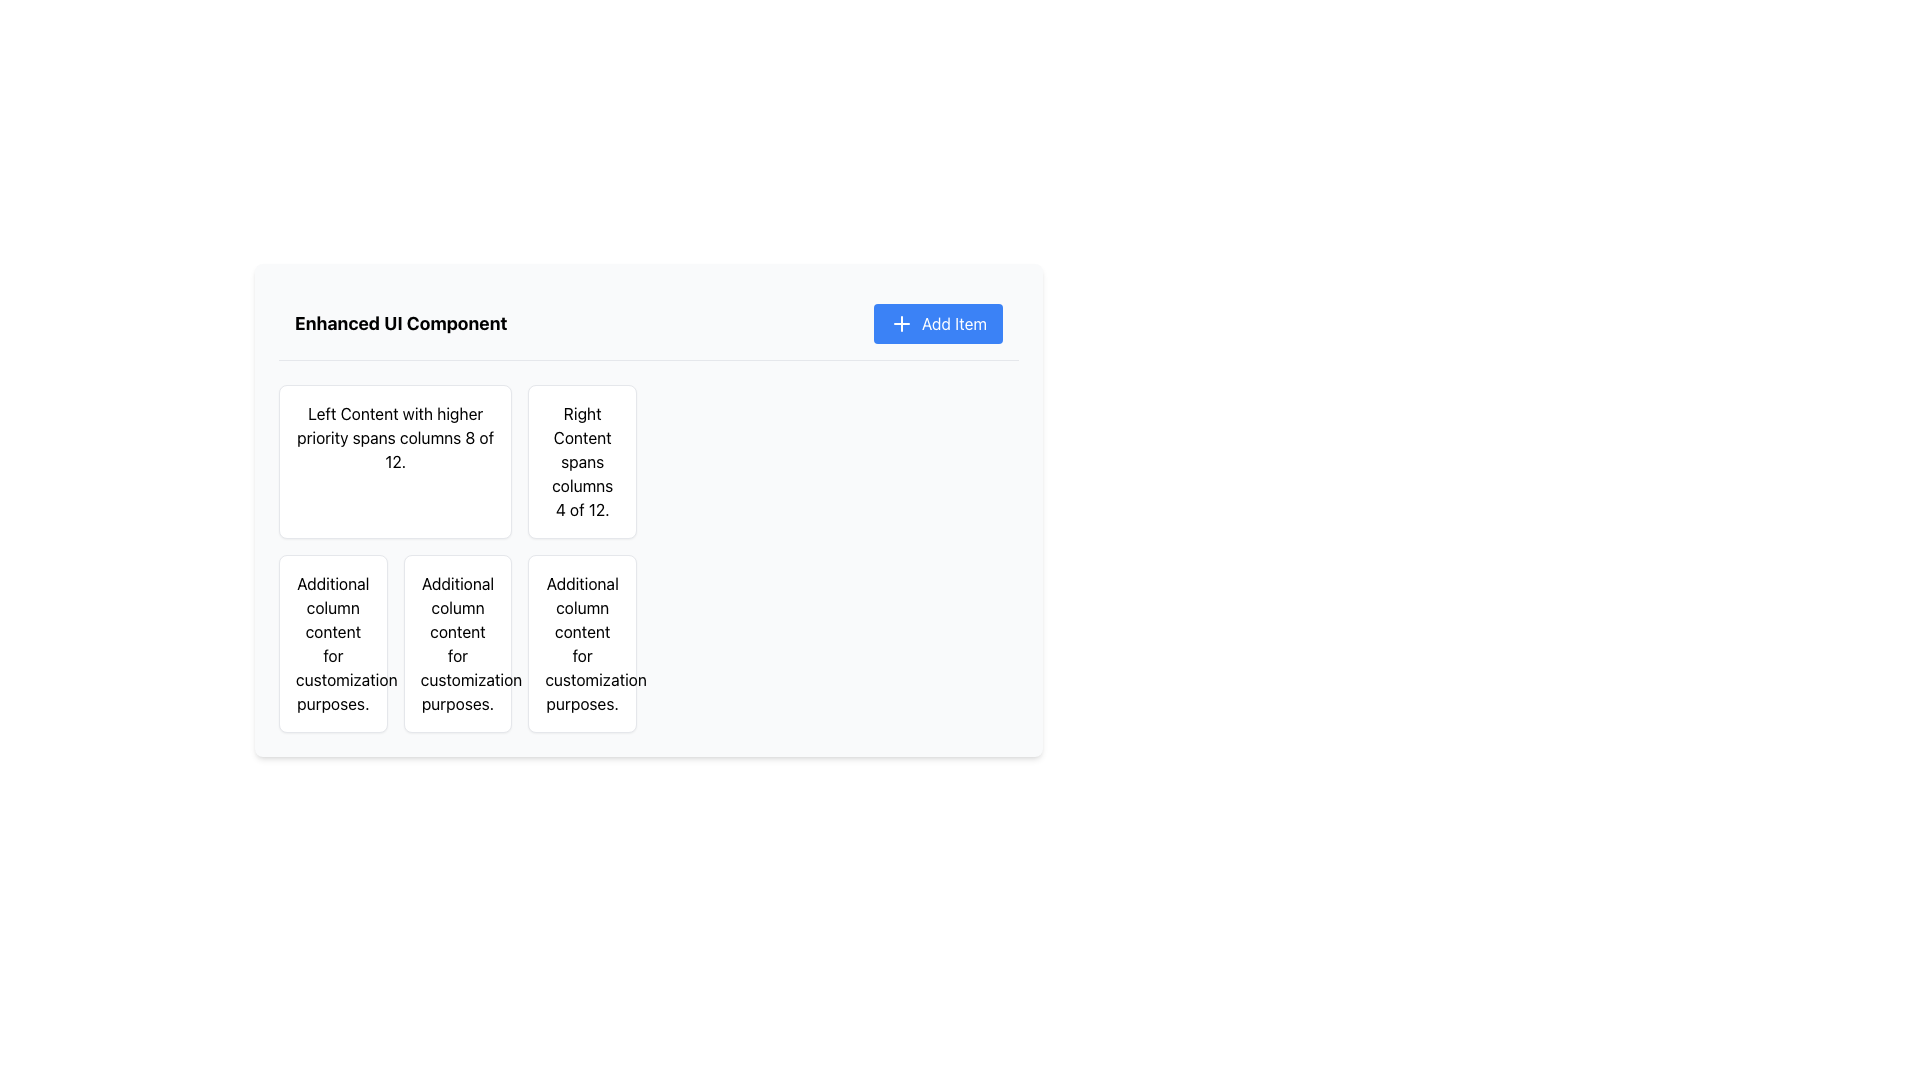 The image size is (1920, 1080). I want to click on the Text Block element displaying 'Additional column content for customization purposes.' located in the bottom-left region of the interface, so click(333, 644).